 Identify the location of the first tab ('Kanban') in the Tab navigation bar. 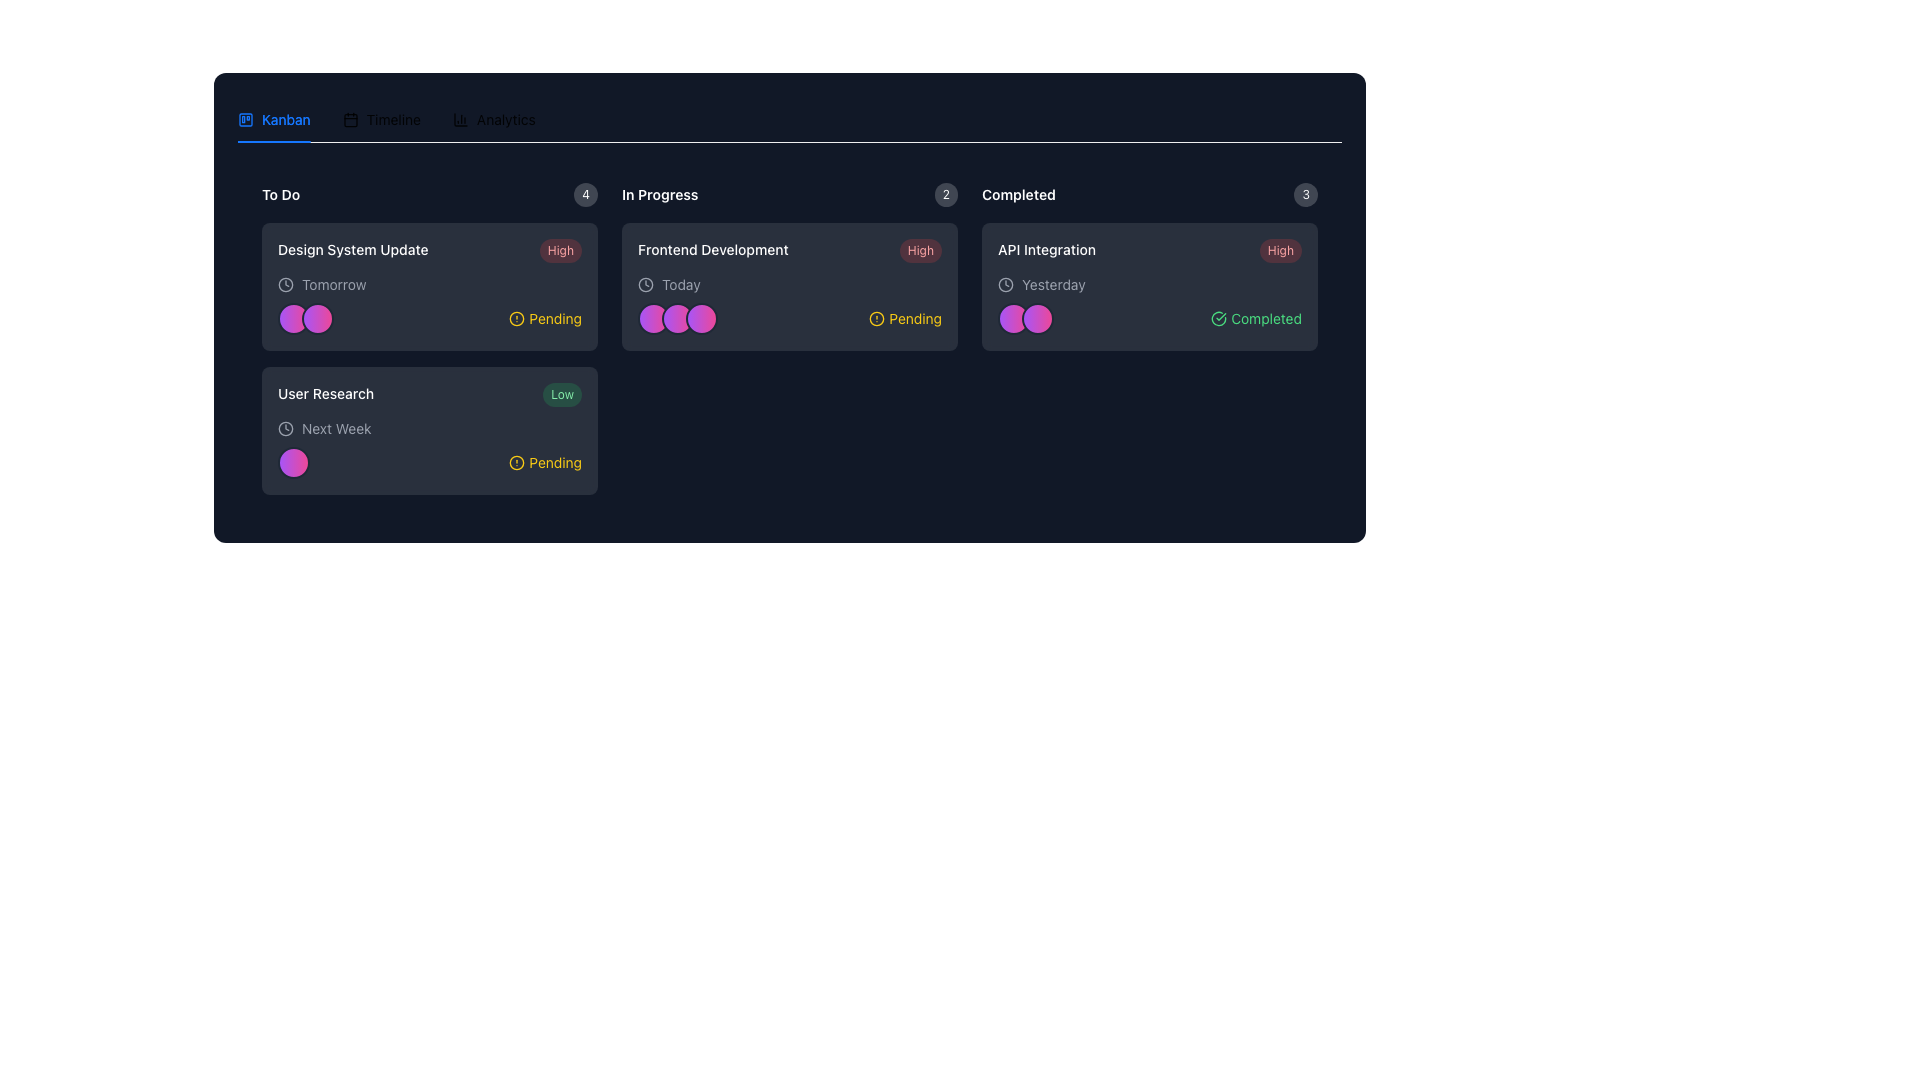
(386, 119).